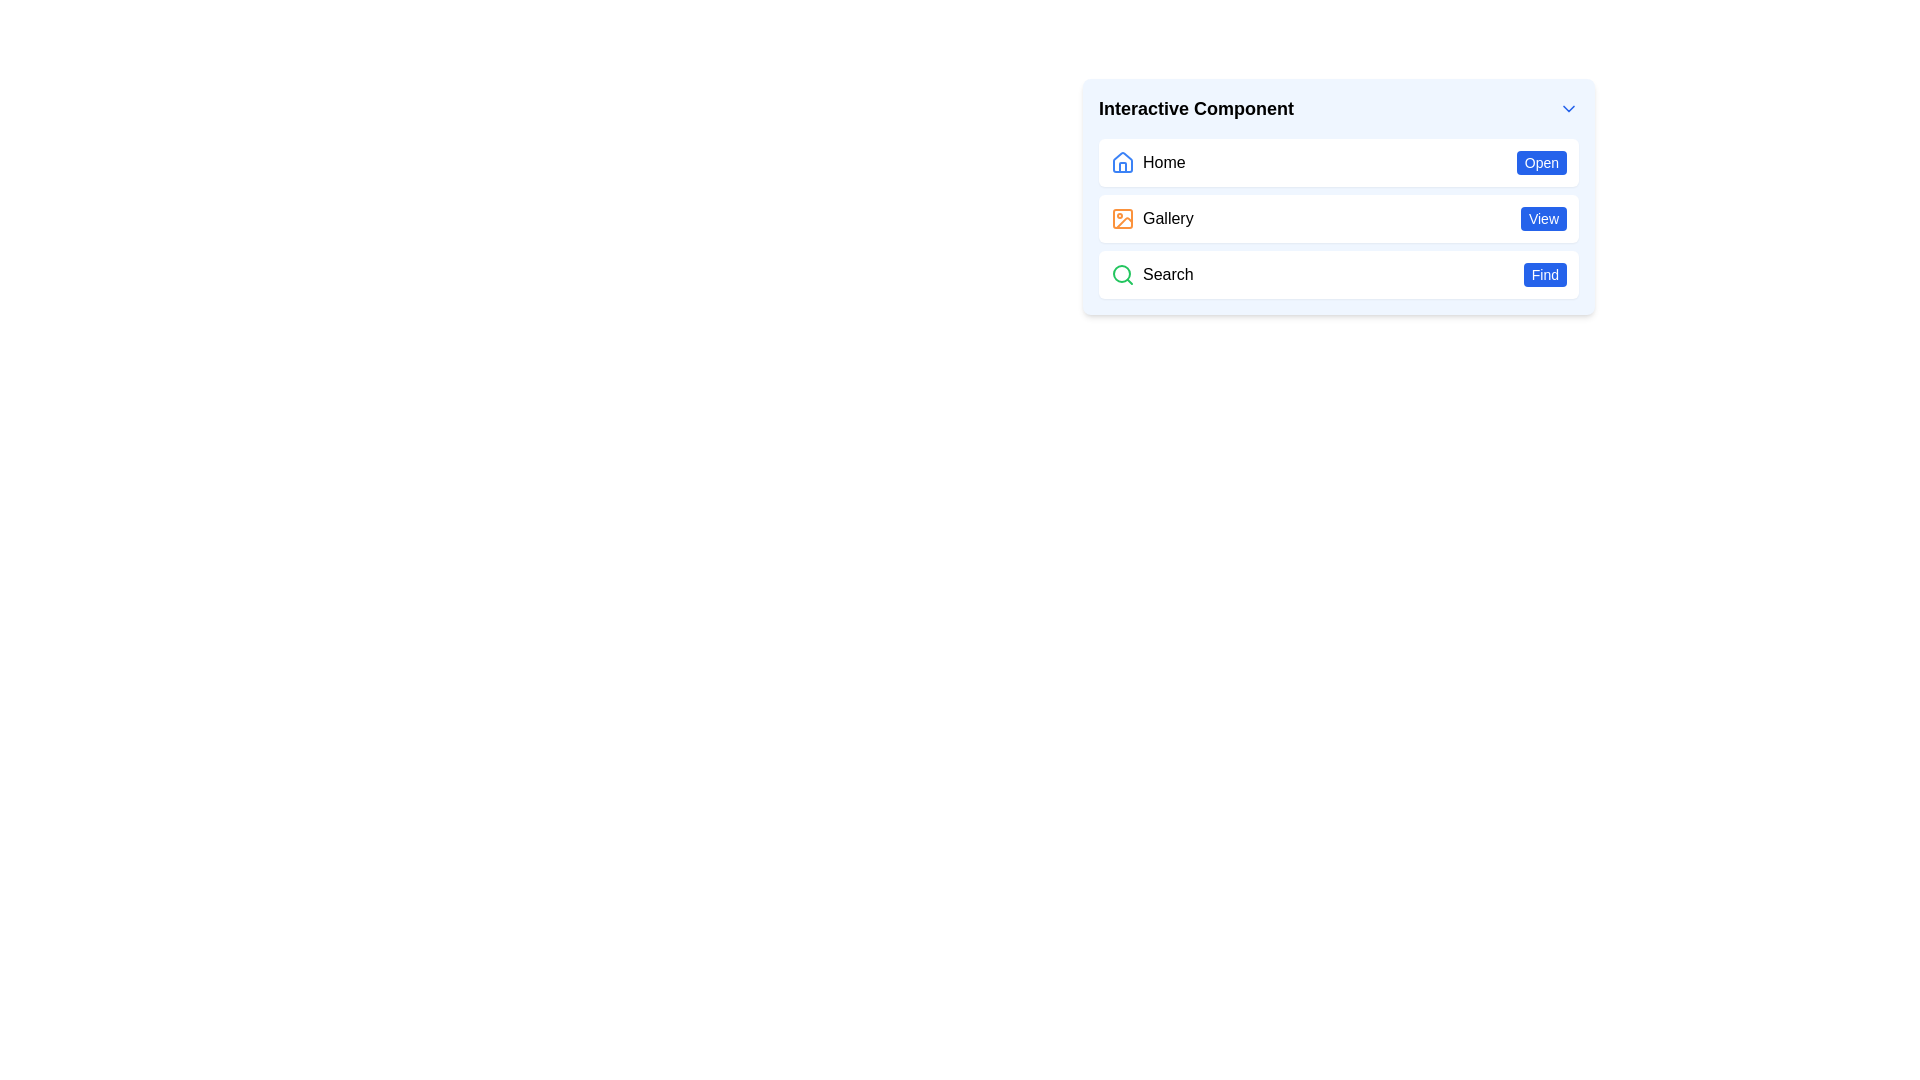  Describe the element at coordinates (1168, 219) in the screenshot. I see `'Gallery' label located in the middle of a vertical list of interactive components, positioned between the 'Home' entry and the 'Search' entry` at that location.